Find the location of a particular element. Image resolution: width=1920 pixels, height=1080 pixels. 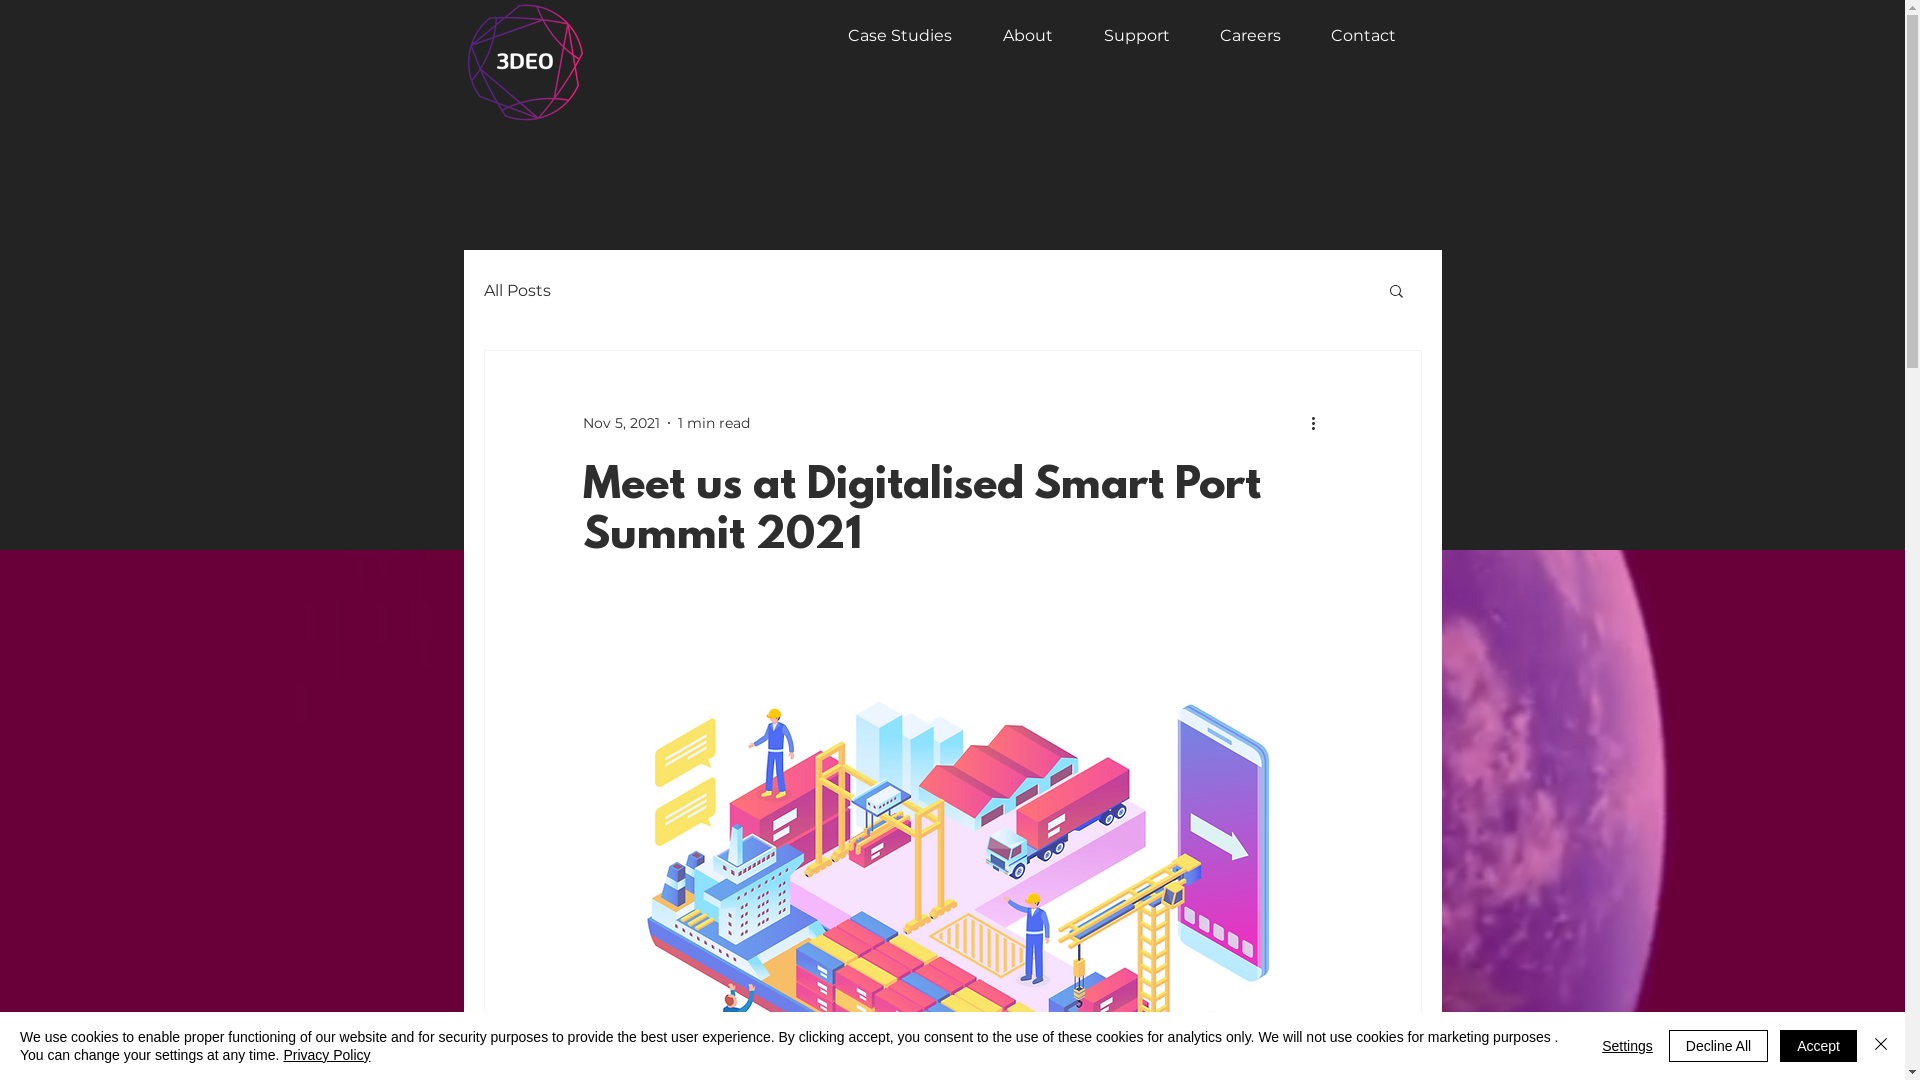

'Contact' is located at coordinates (1353, 35).